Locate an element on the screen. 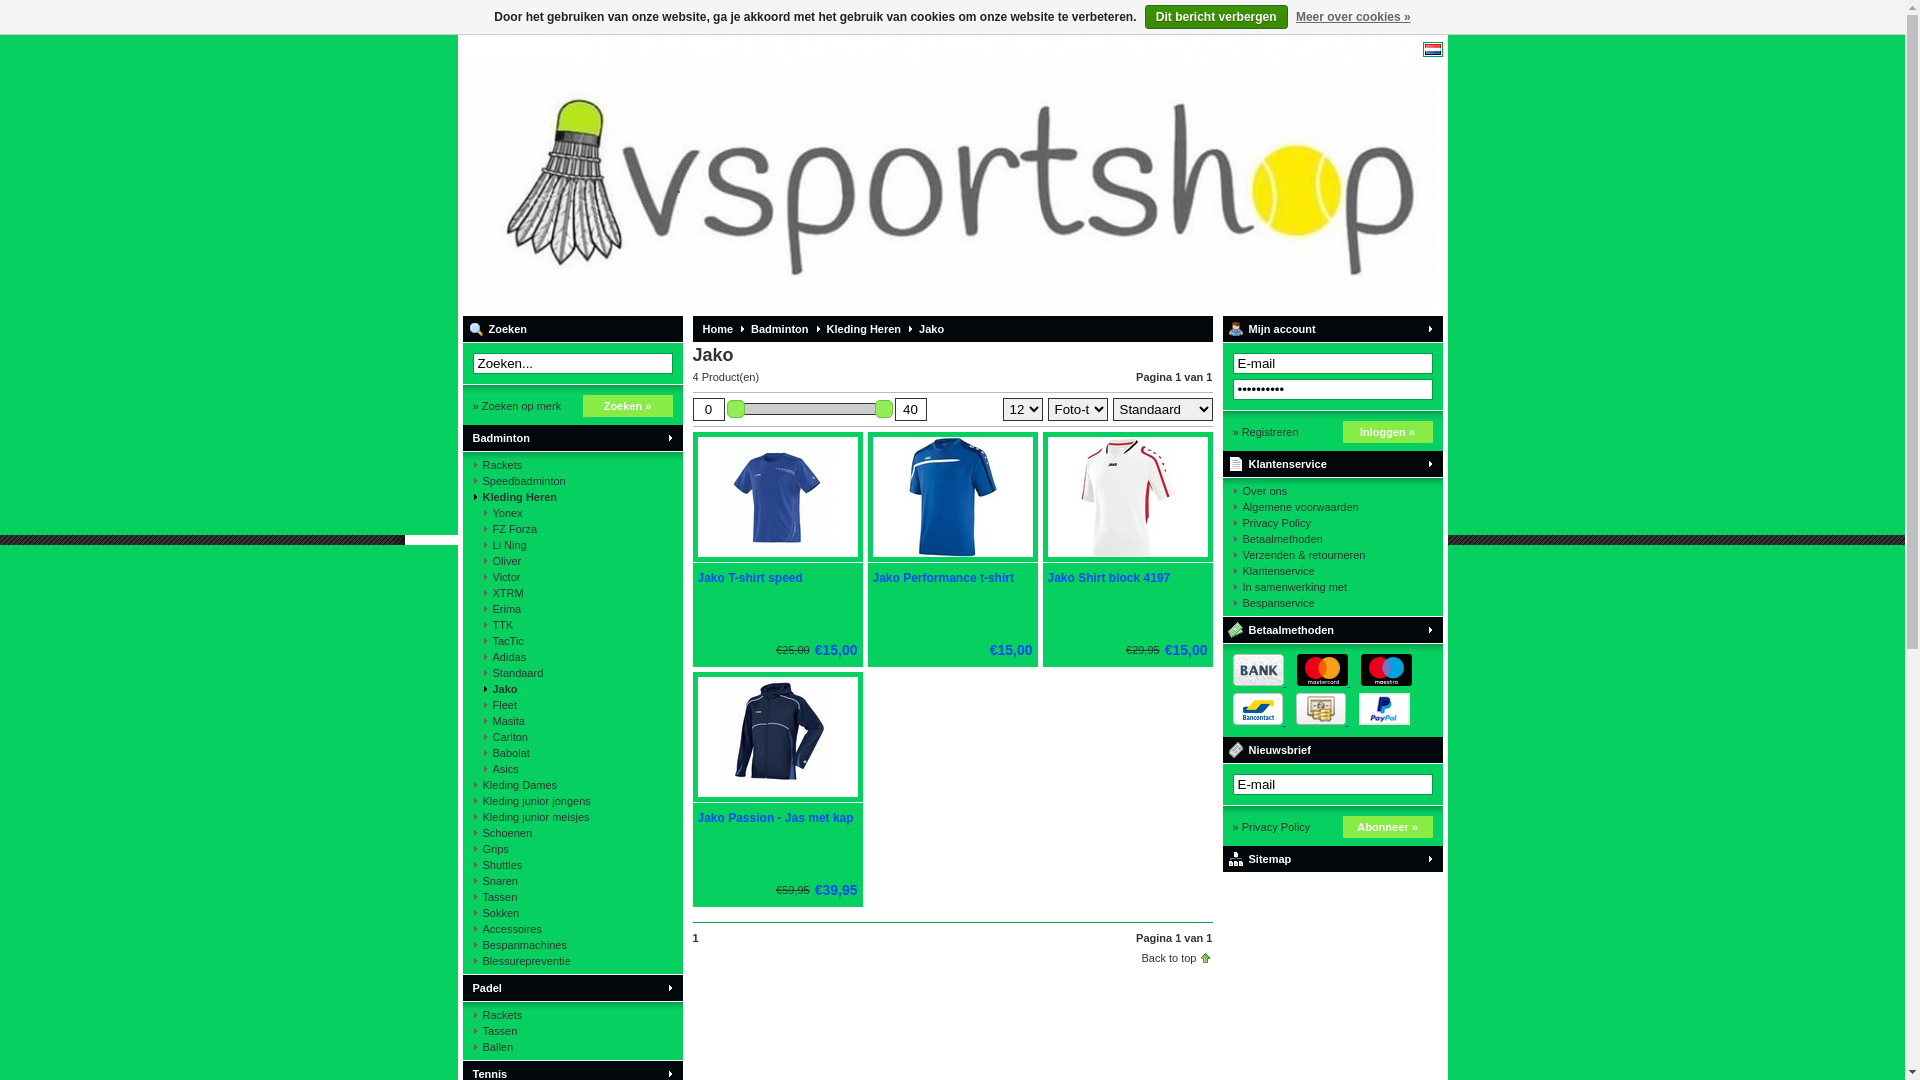  'Masita' is located at coordinates (570, 721).